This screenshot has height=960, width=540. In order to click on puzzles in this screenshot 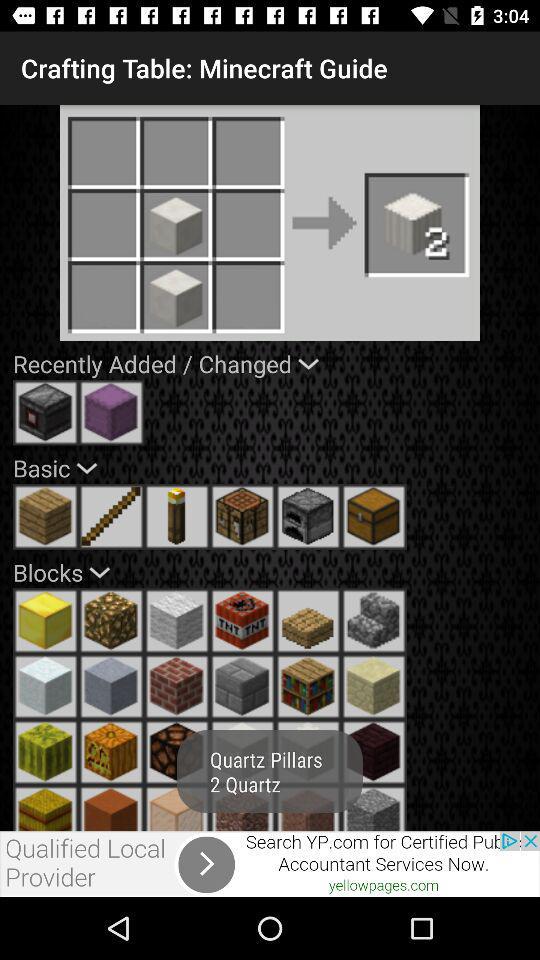, I will do `click(177, 808)`.